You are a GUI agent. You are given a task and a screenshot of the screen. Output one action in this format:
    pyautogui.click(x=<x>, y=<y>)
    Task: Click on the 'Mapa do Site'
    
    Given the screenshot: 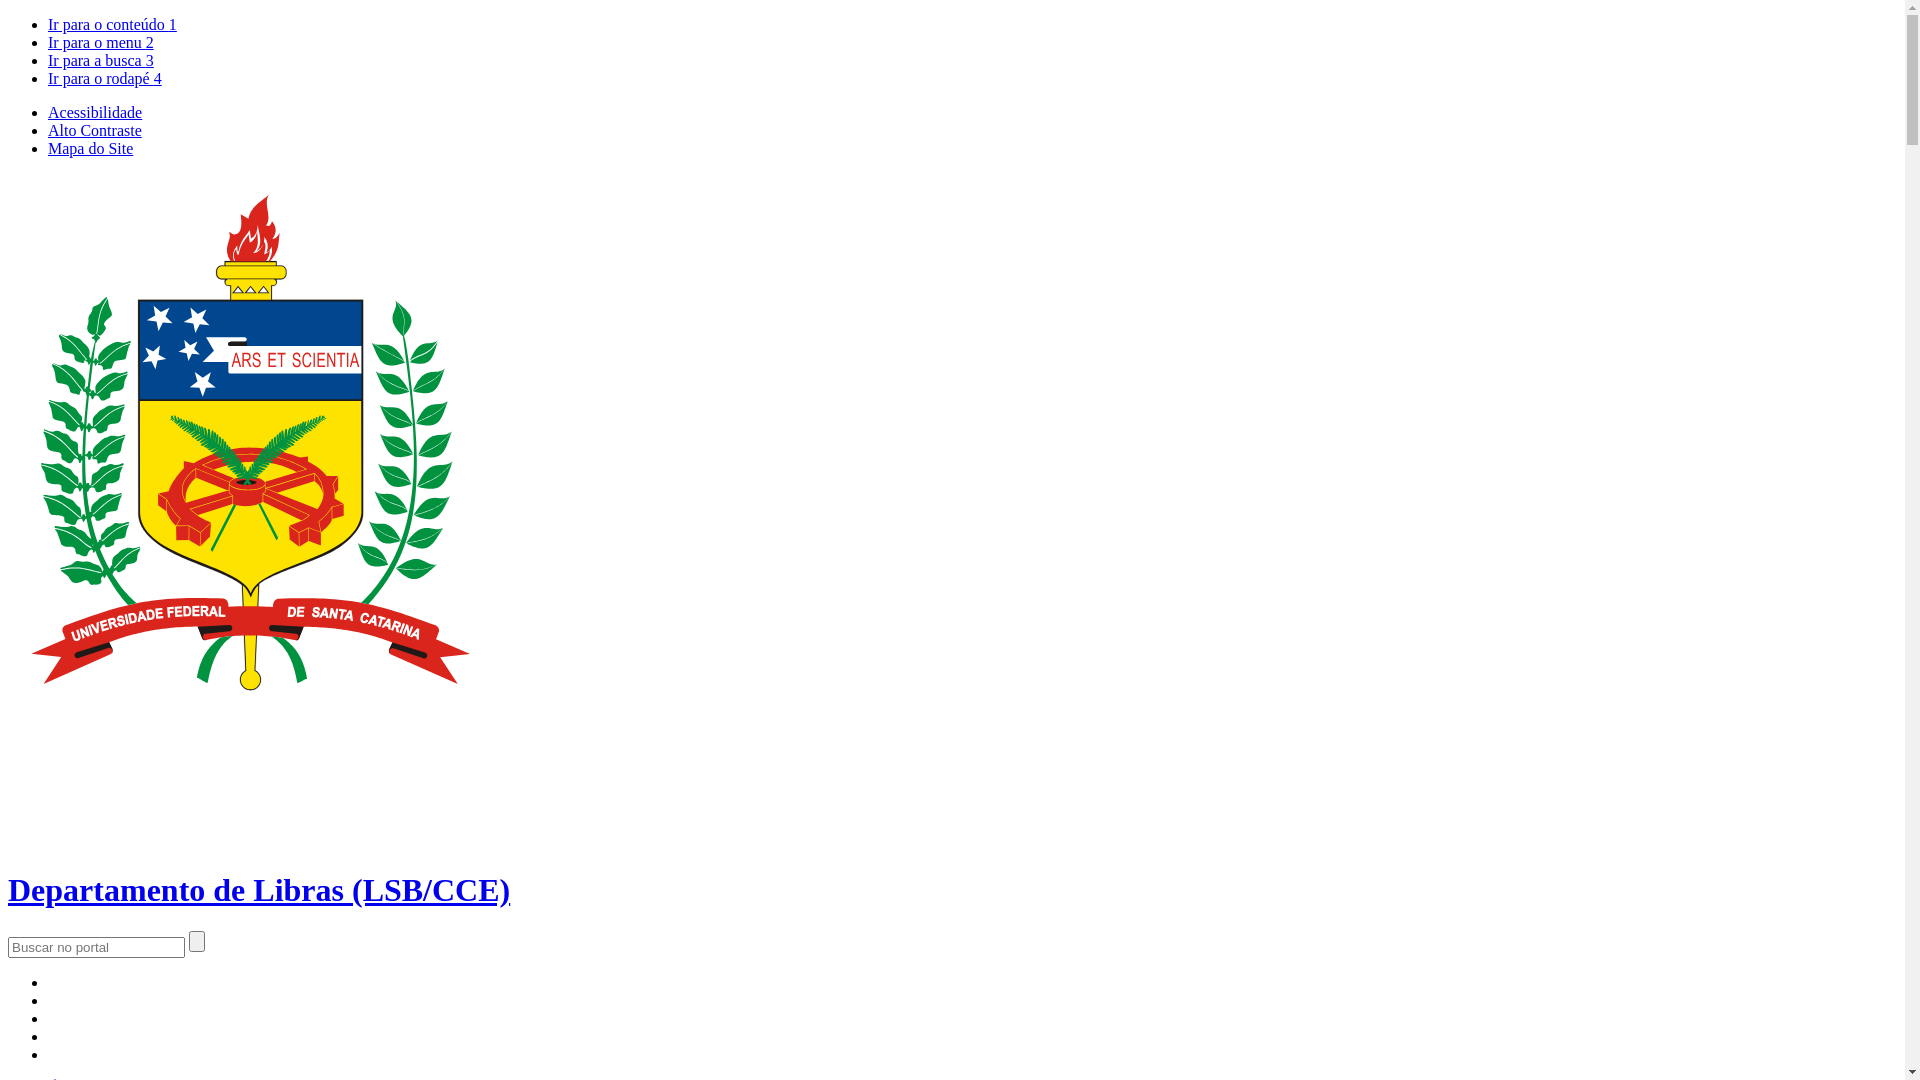 What is the action you would take?
    pyautogui.click(x=89, y=147)
    